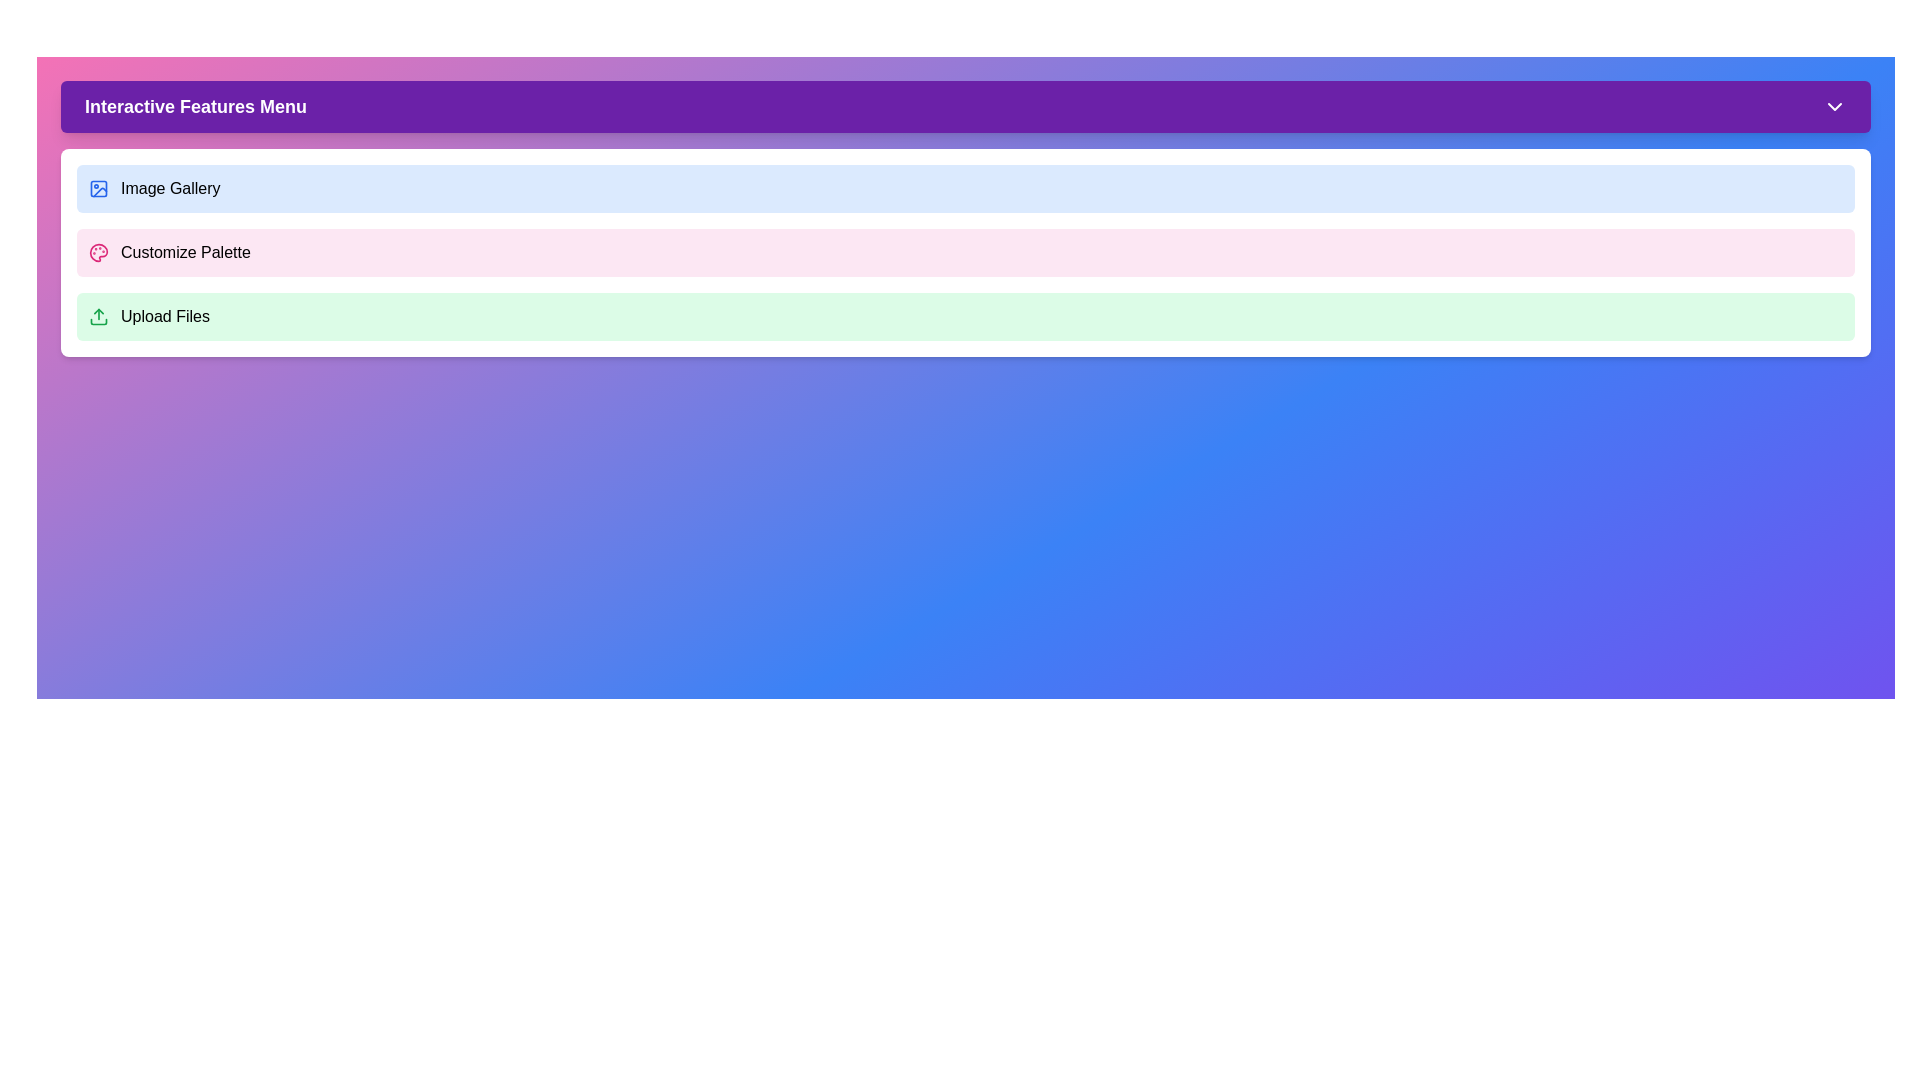 This screenshot has width=1920, height=1080. I want to click on the 'Image Gallery' option in the menu, so click(965, 189).